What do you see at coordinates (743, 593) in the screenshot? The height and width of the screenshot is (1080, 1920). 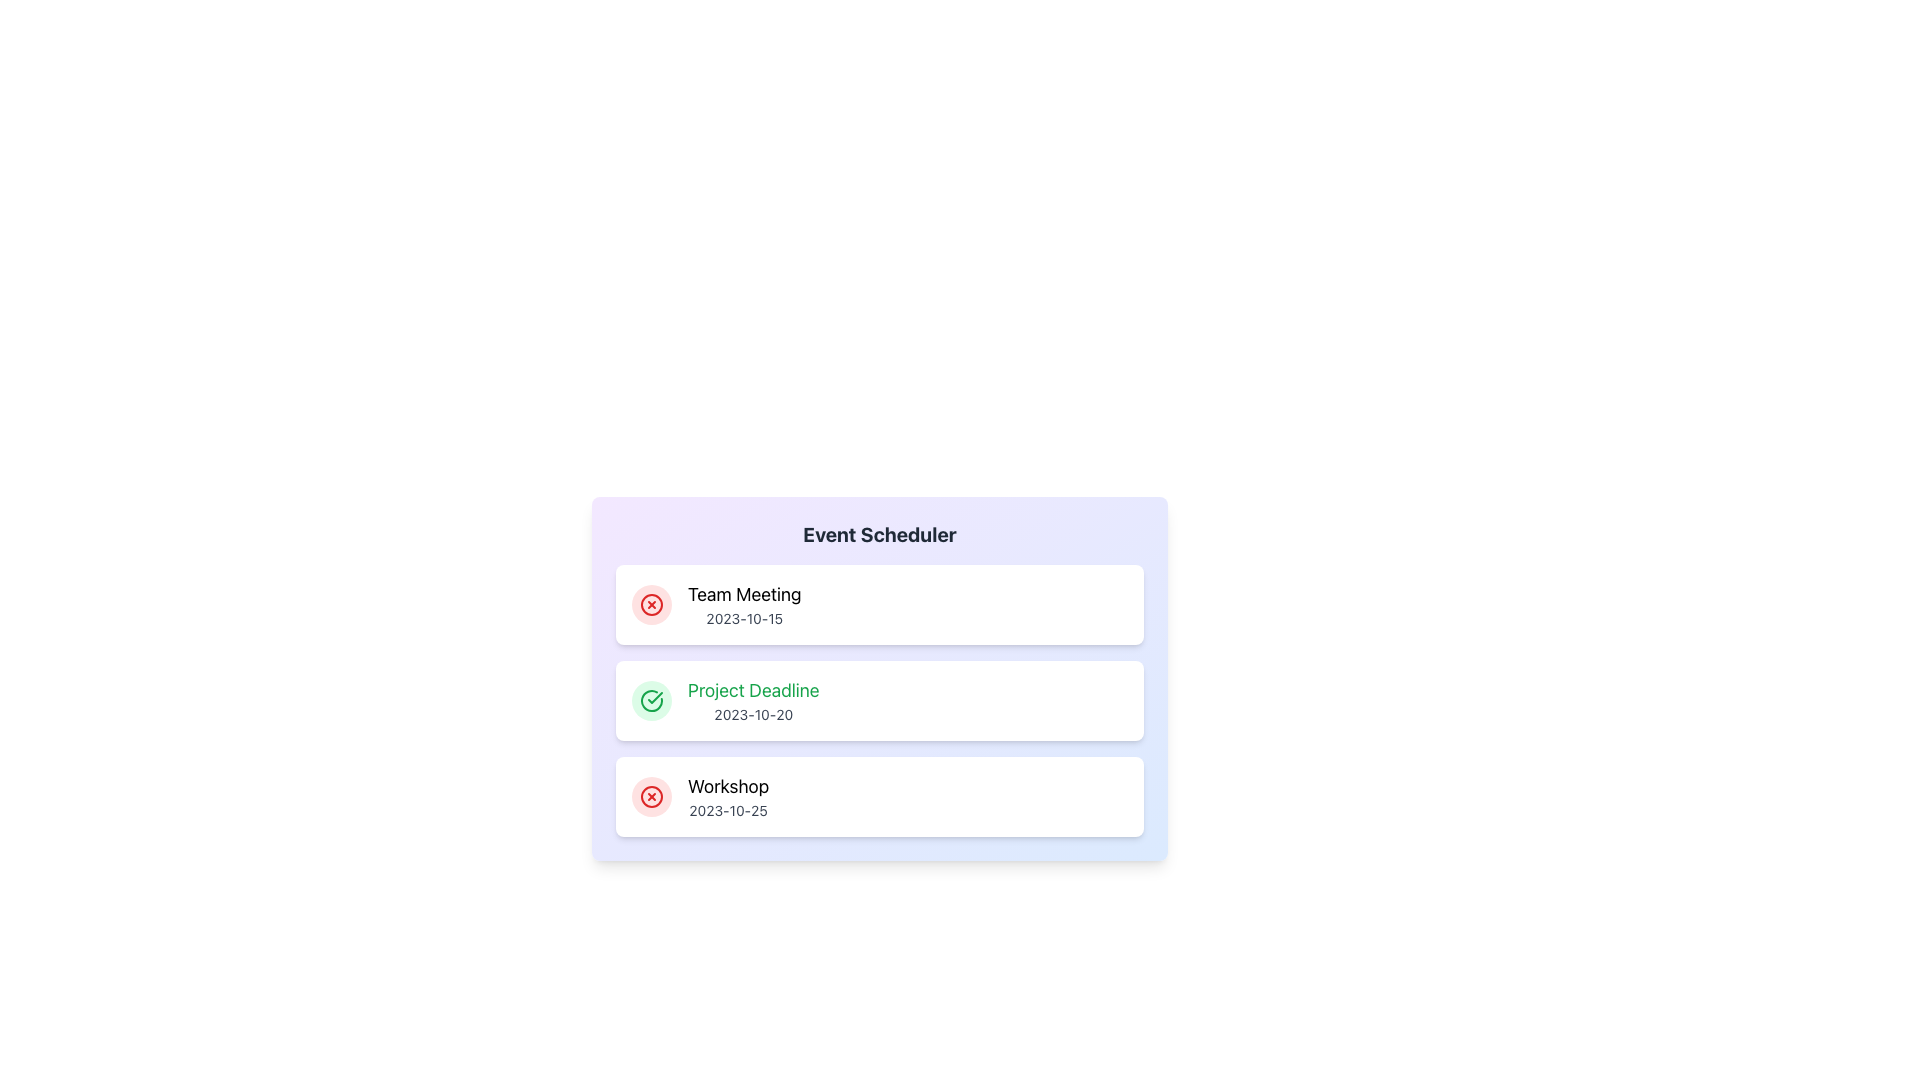 I see `text label that identifies the event in the scheduling application, located in the topmost card of the 'Event Scheduler' module` at bounding box center [743, 593].